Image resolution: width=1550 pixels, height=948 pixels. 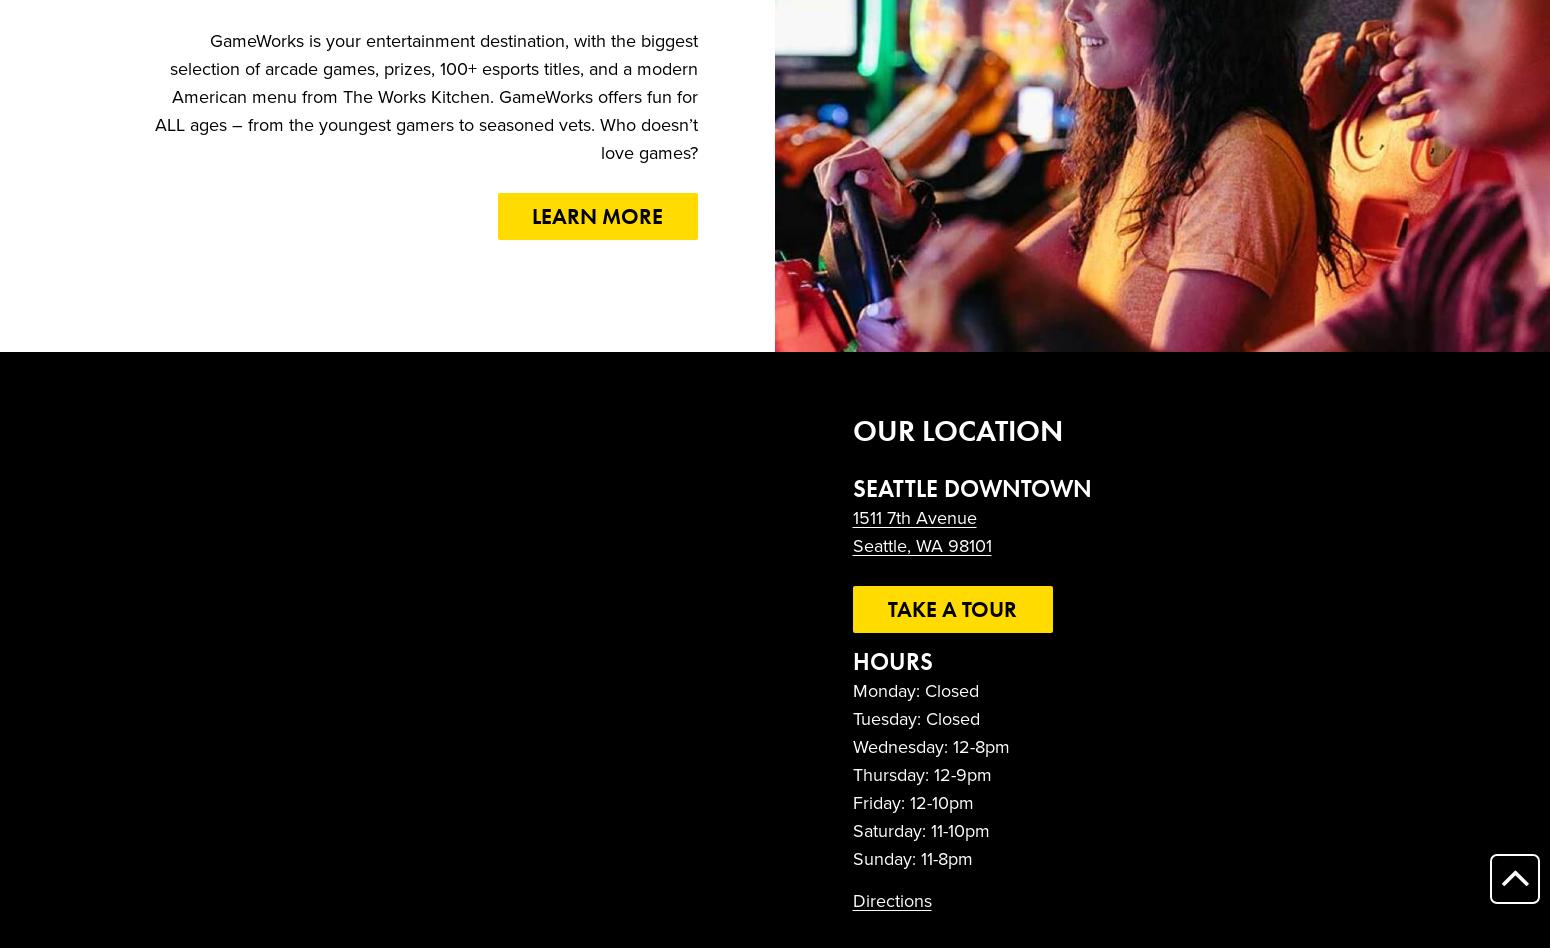 What do you see at coordinates (892, 660) in the screenshot?
I see `'Hours'` at bounding box center [892, 660].